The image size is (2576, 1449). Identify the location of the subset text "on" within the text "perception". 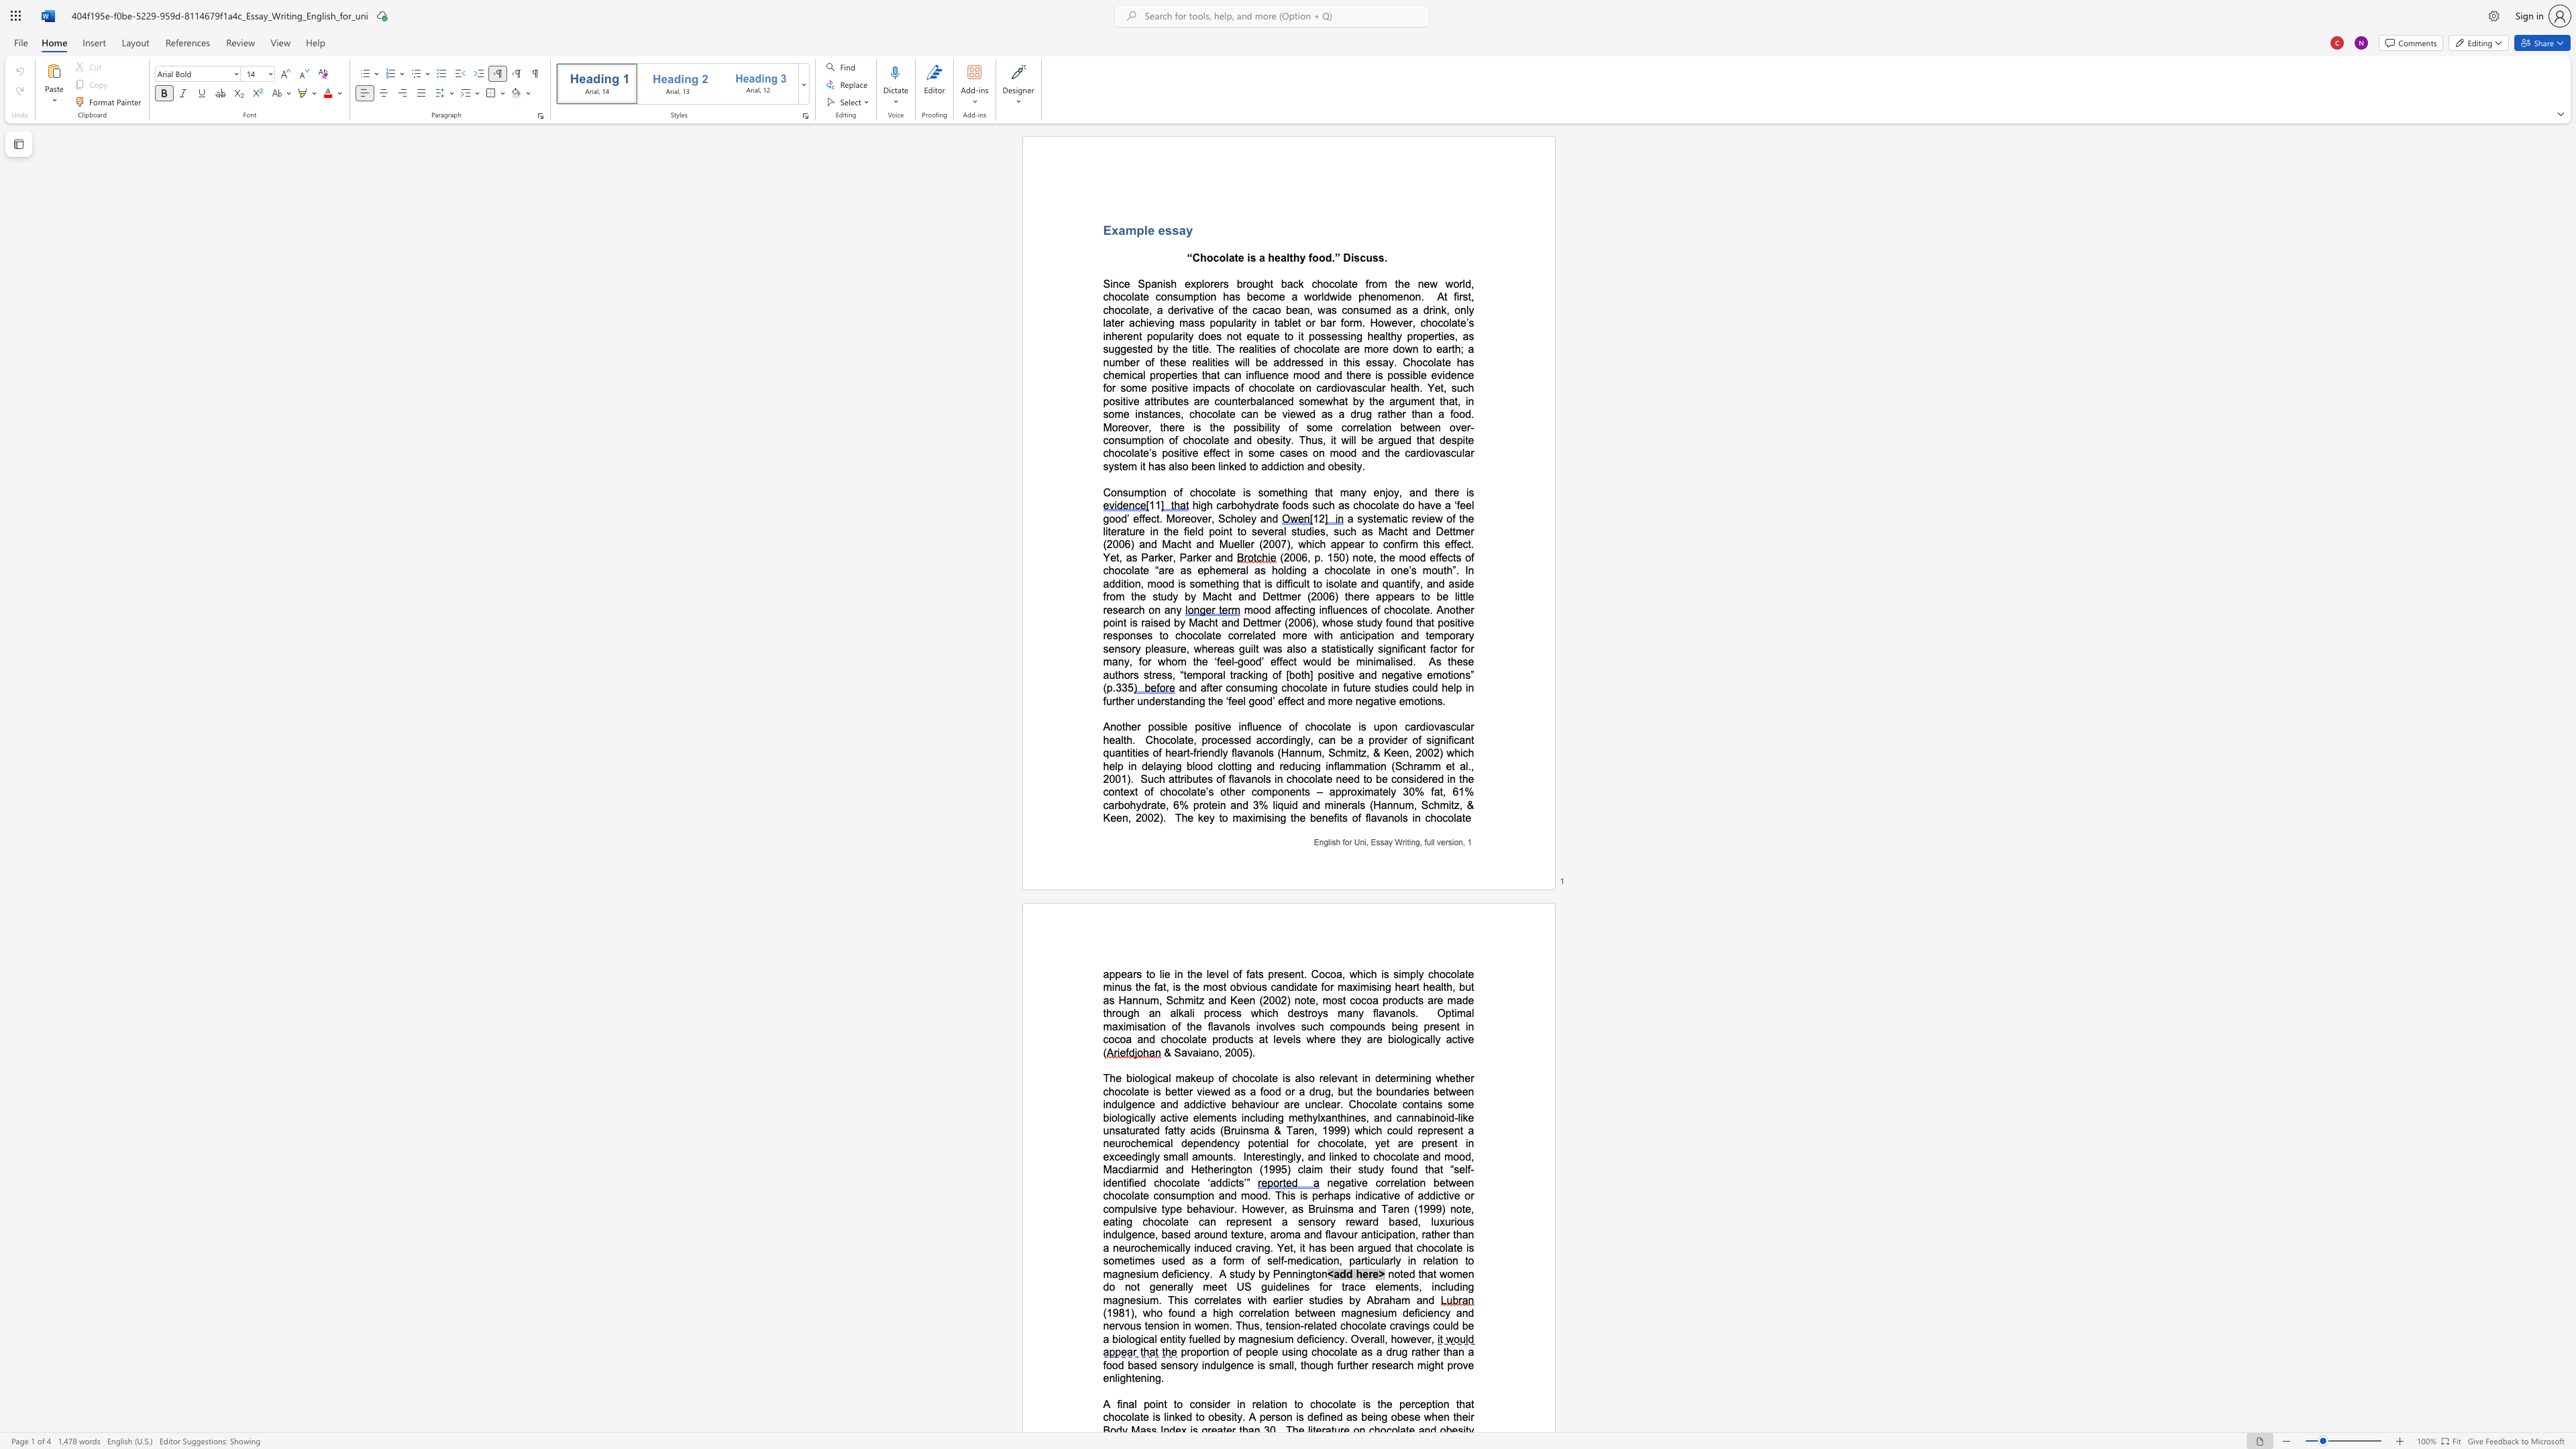
(1436, 1403).